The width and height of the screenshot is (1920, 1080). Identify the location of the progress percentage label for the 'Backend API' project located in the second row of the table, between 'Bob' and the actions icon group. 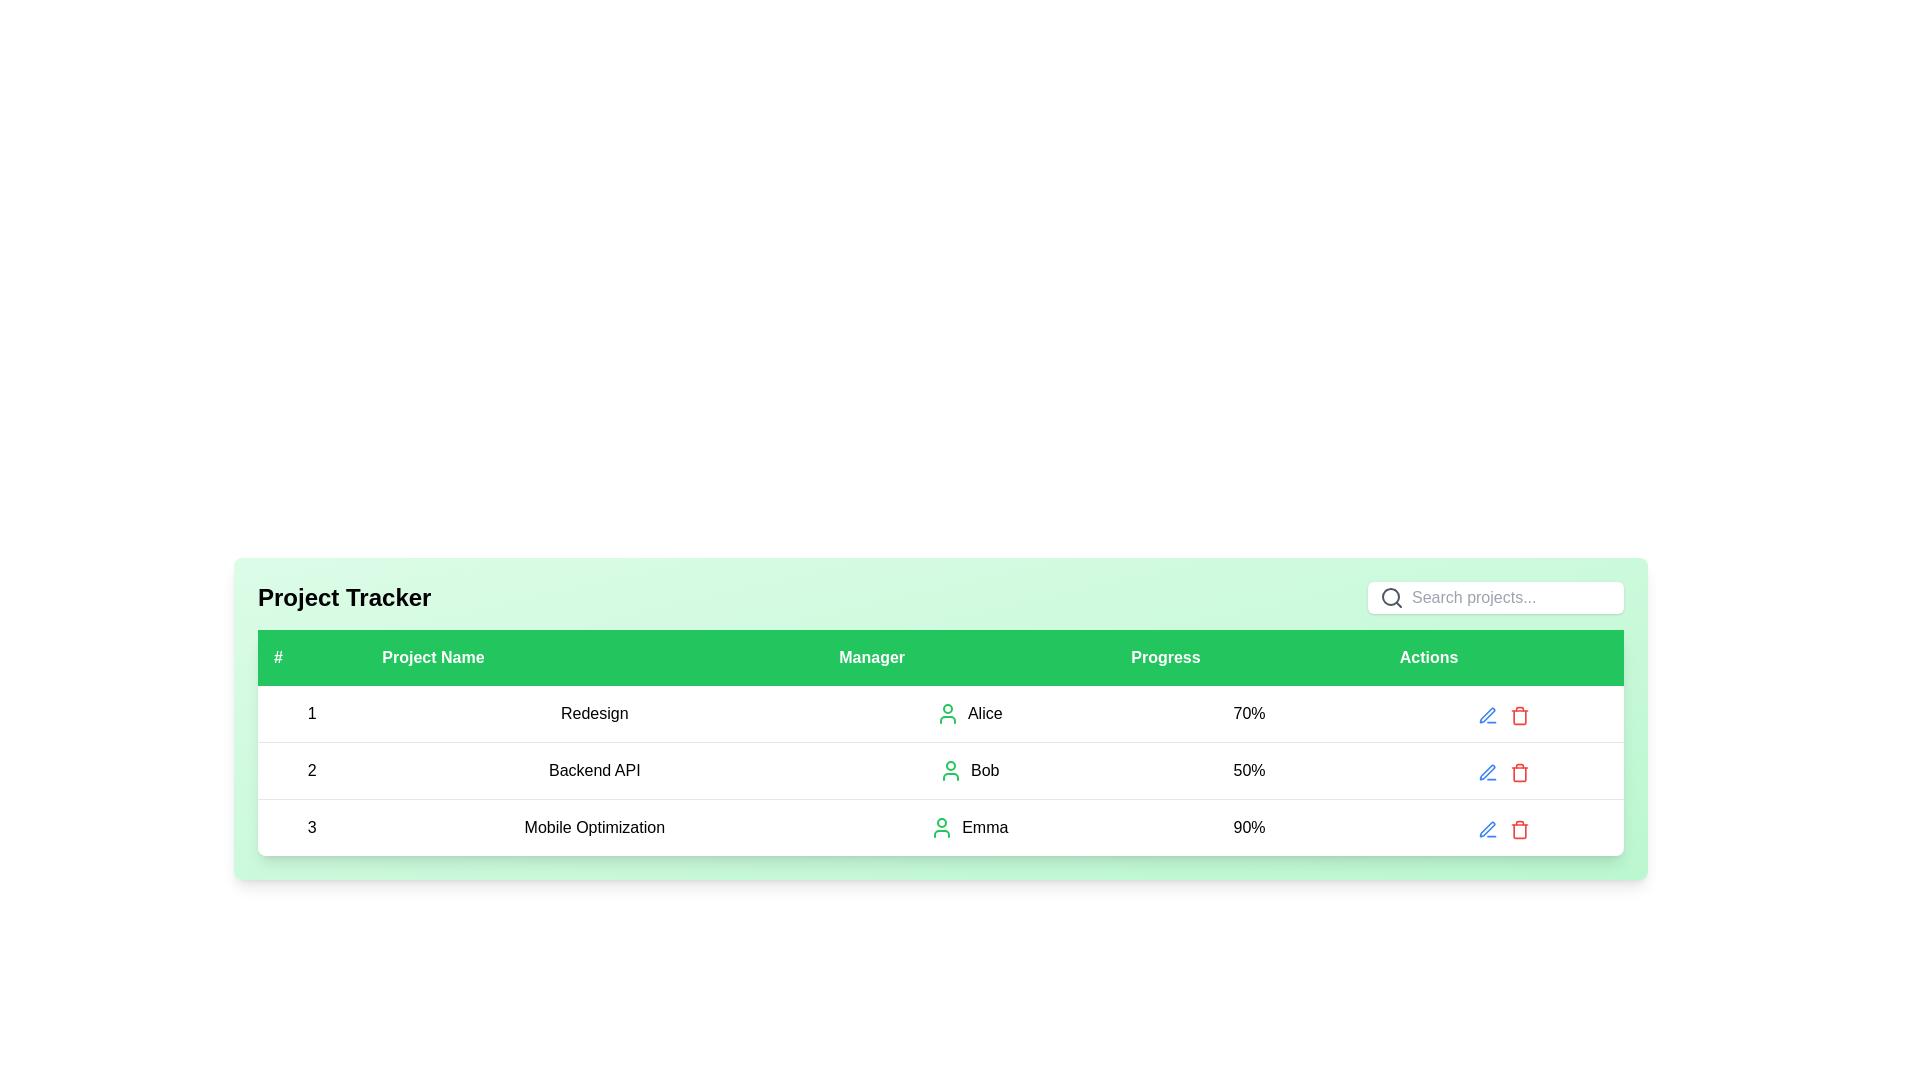
(1248, 770).